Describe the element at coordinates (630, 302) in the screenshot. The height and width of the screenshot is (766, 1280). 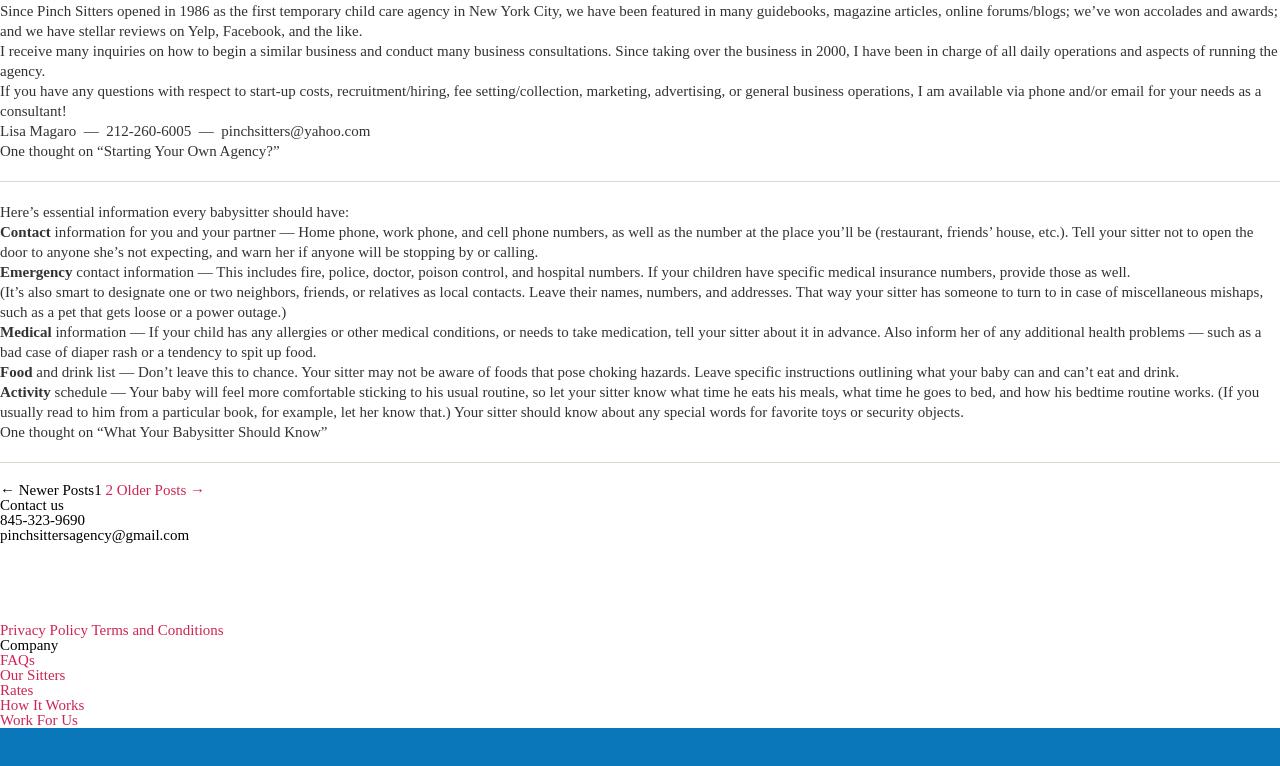
I see `'(It’s also smart to designate one or two neighbors, friends, or relatives as local contacts. Leave their names, numbers, and addresses. That way your sitter has someone to turn to in case of miscellaneous mishaps, such as a pet that gets loose or a power outage.)'` at that location.